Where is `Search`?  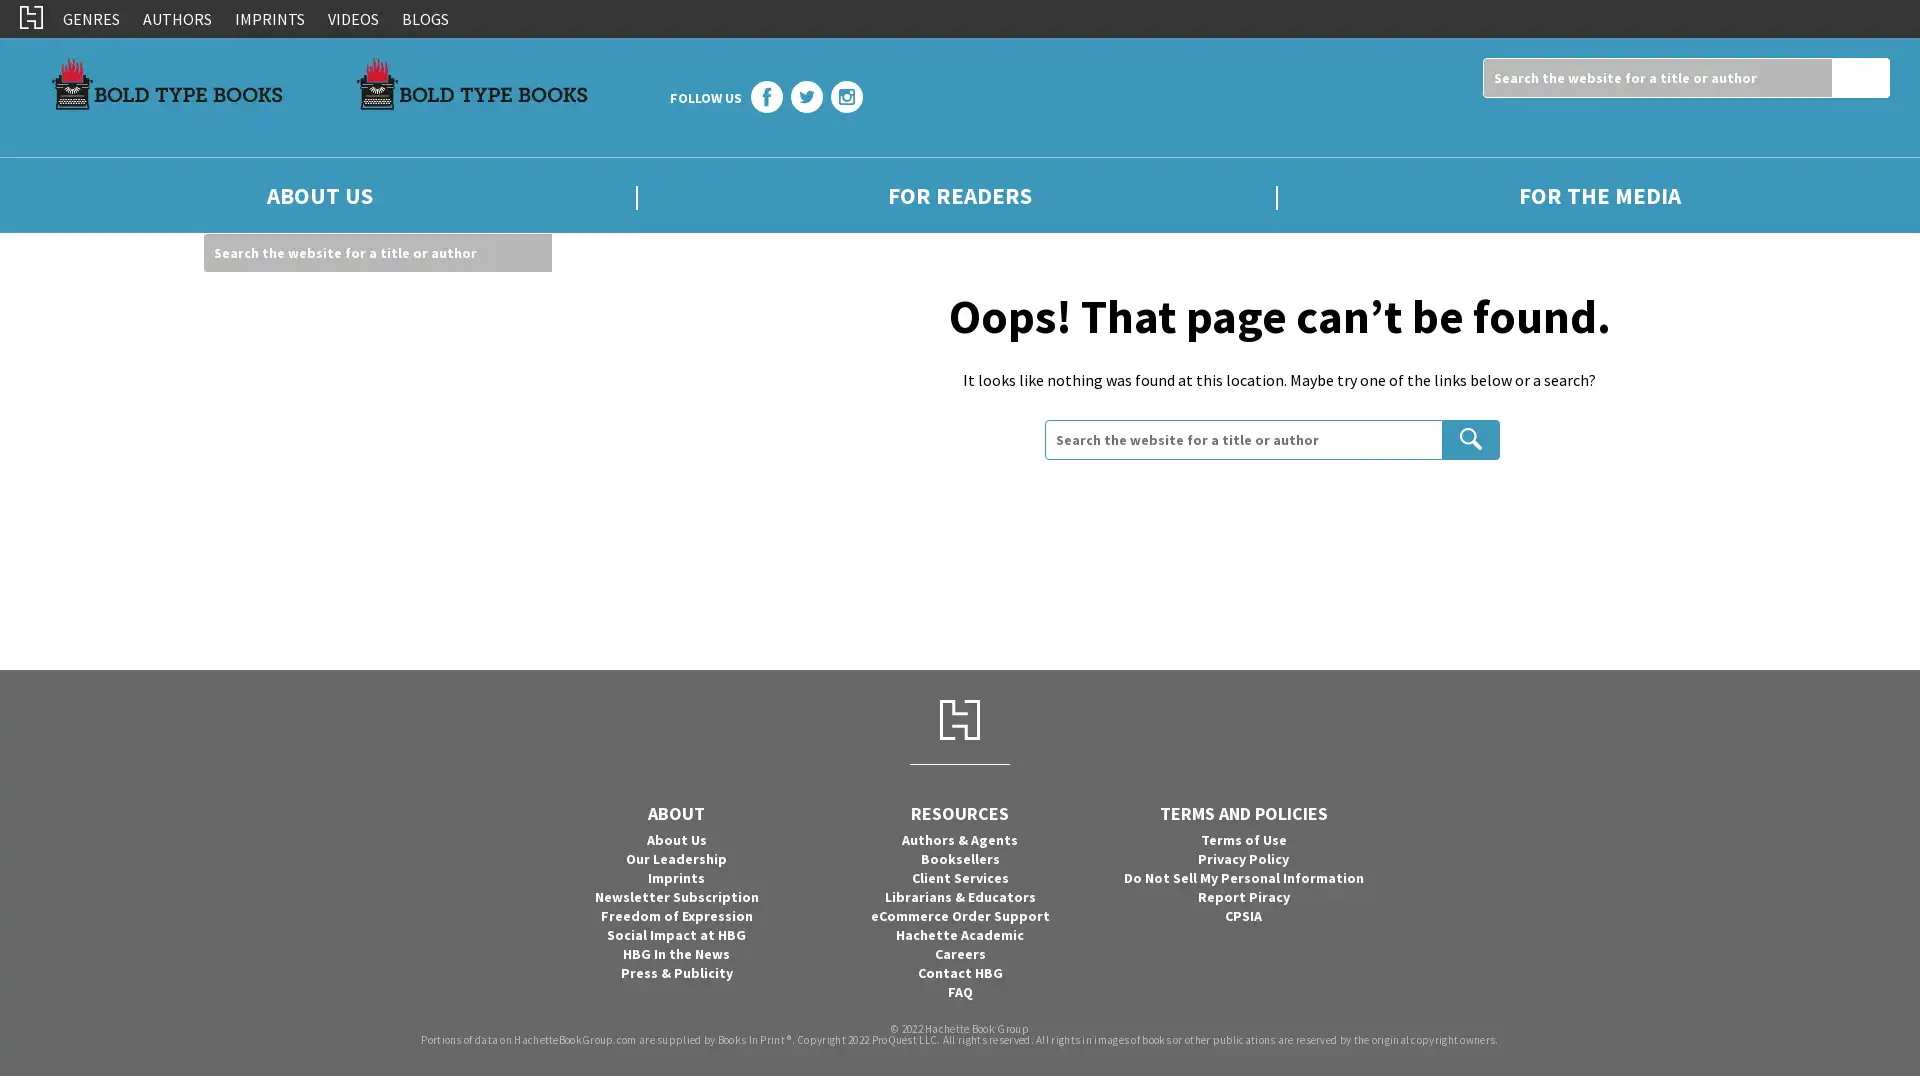 Search is located at coordinates (1470, 438).